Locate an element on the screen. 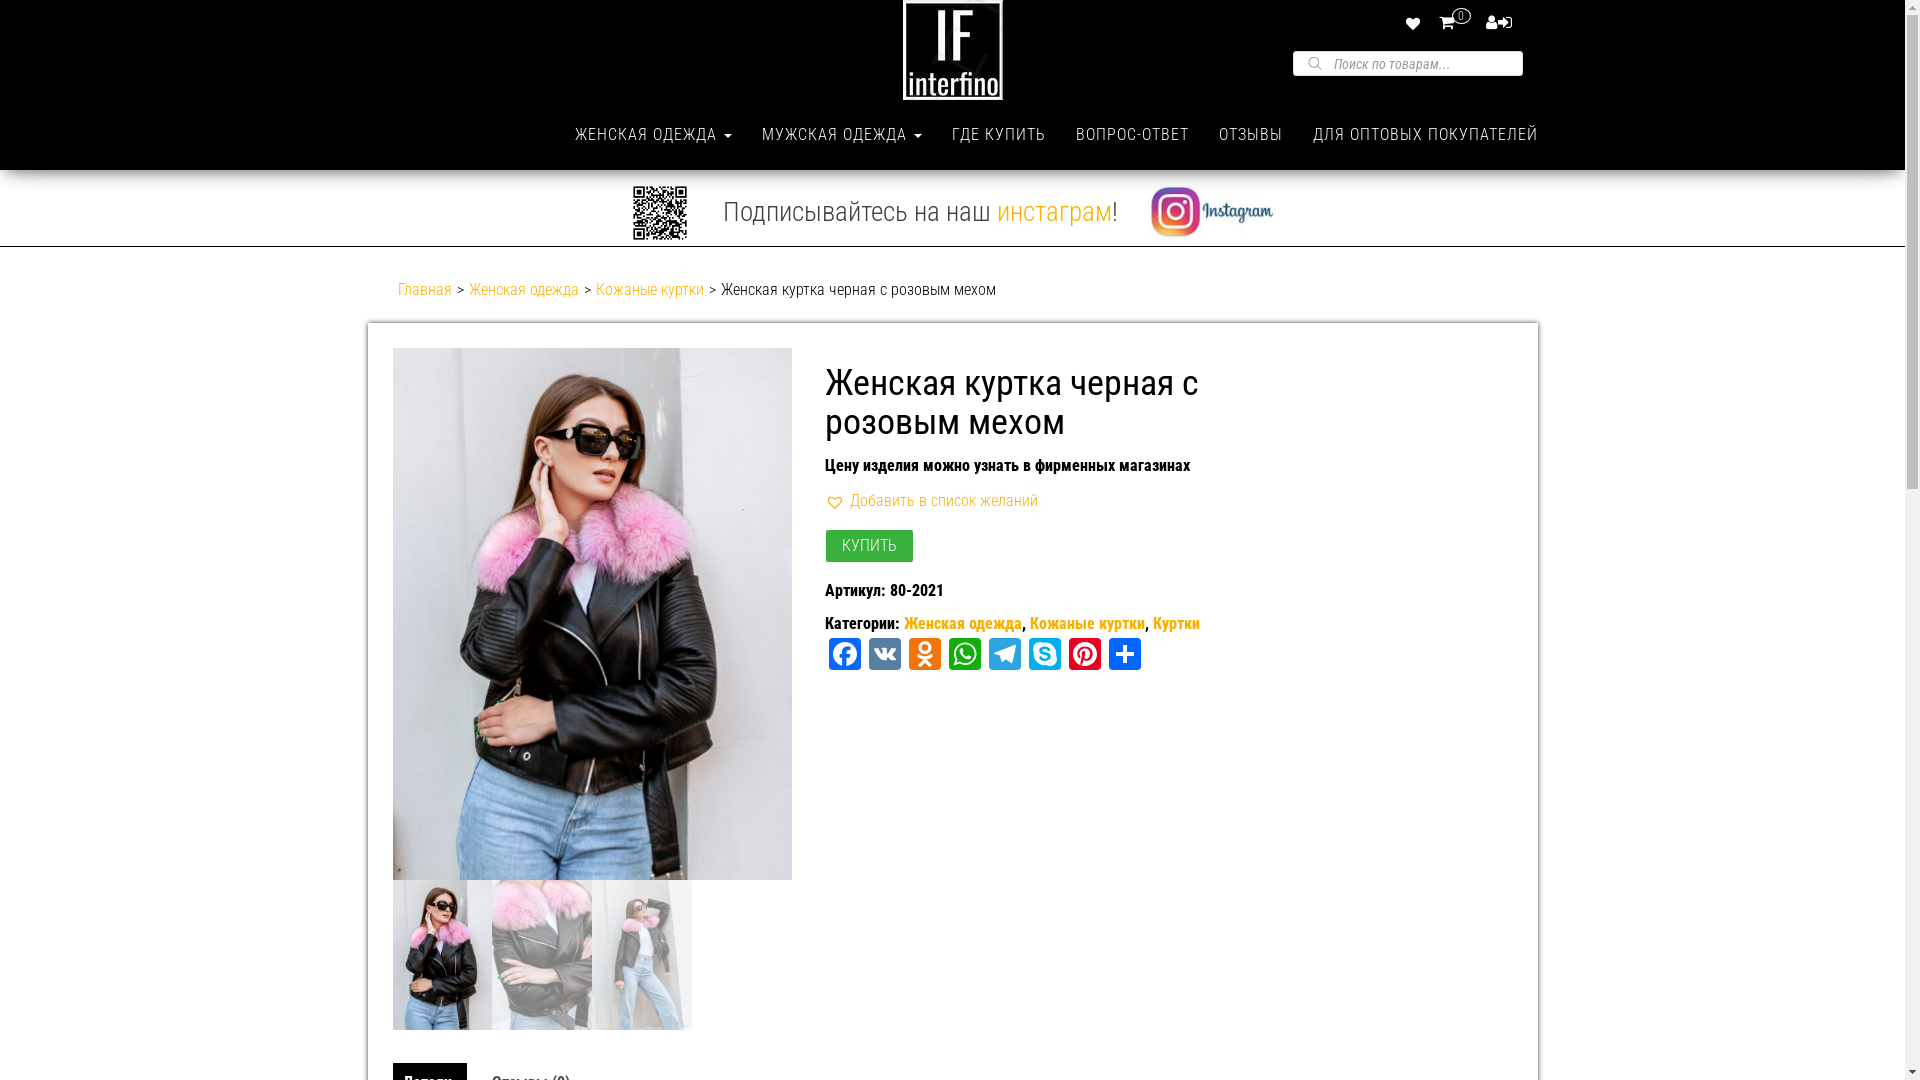 This screenshot has width=1920, height=1080. 'WhatsApp' is located at coordinates (964, 656).